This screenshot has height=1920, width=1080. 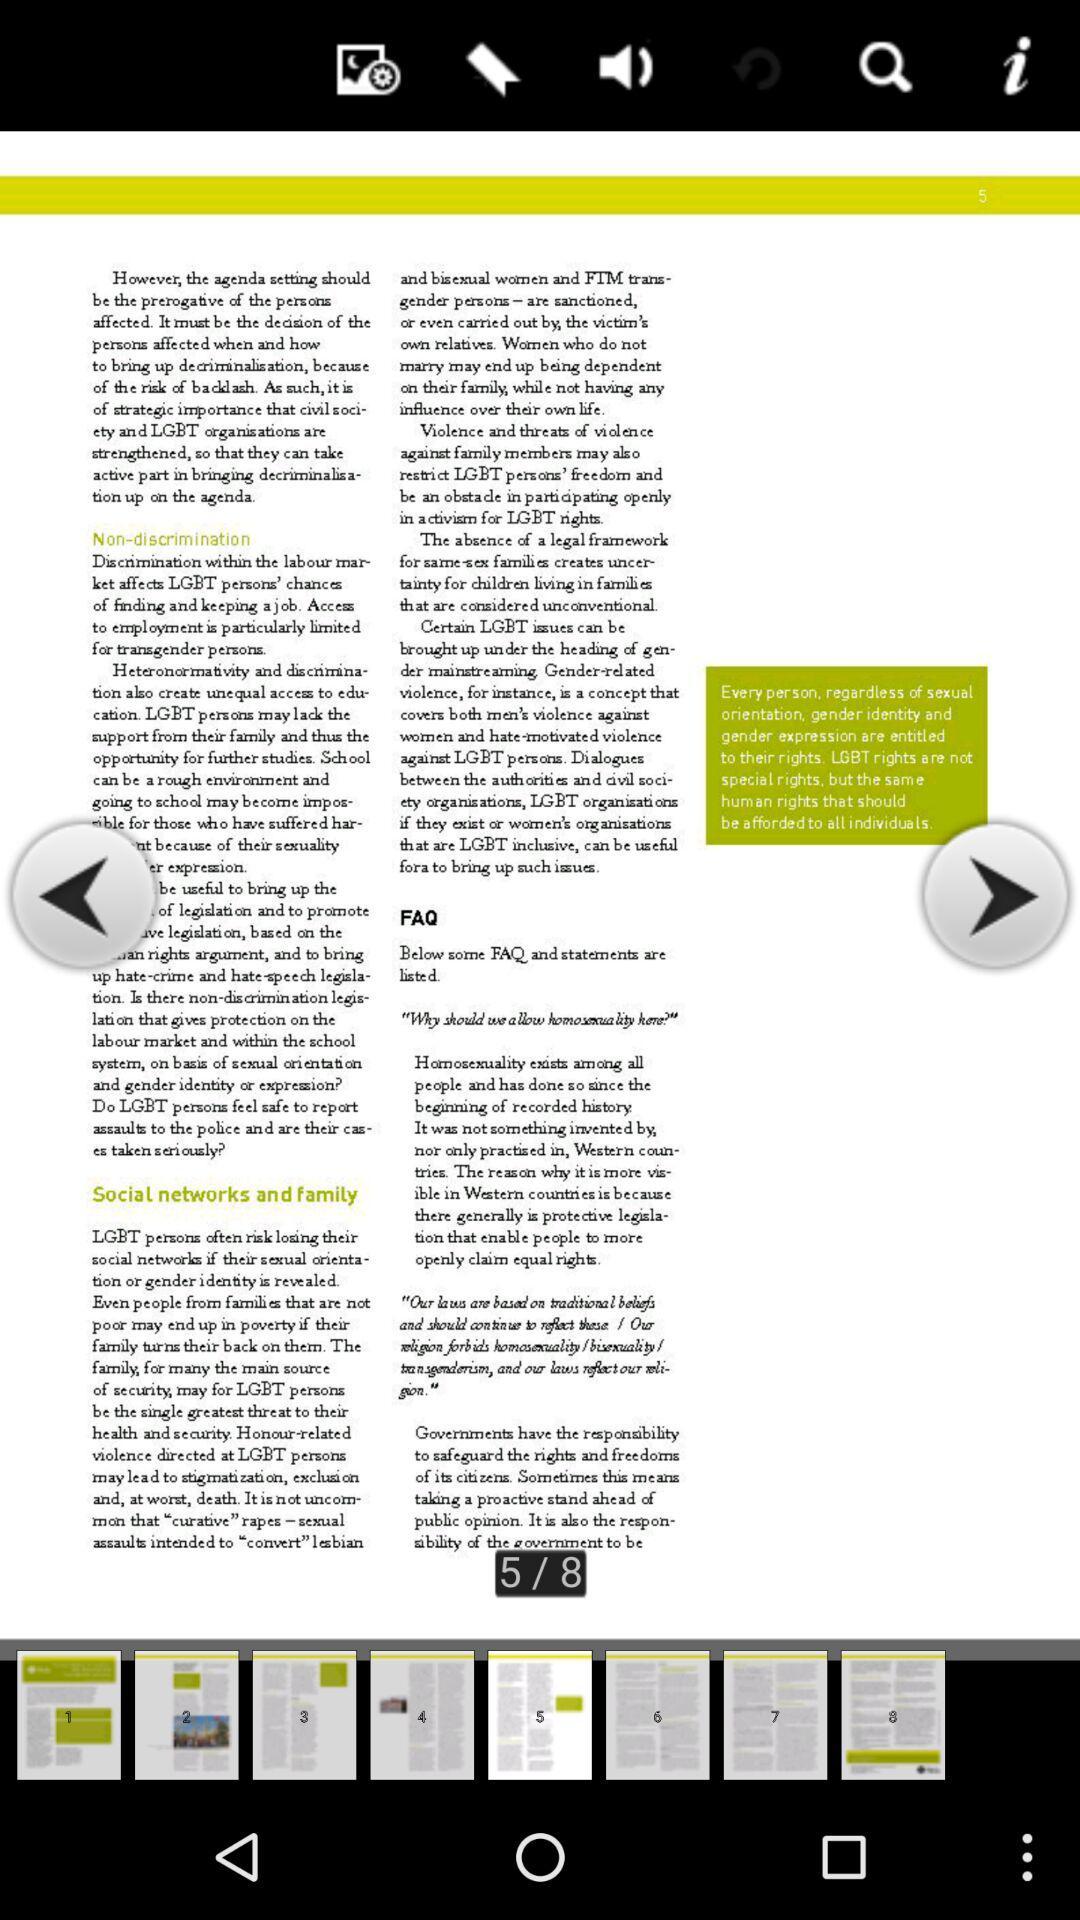 What do you see at coordinates (619, 65) in the screenshot?
I see `app above the 5 / 8 item` at bounding box center [619, 65].